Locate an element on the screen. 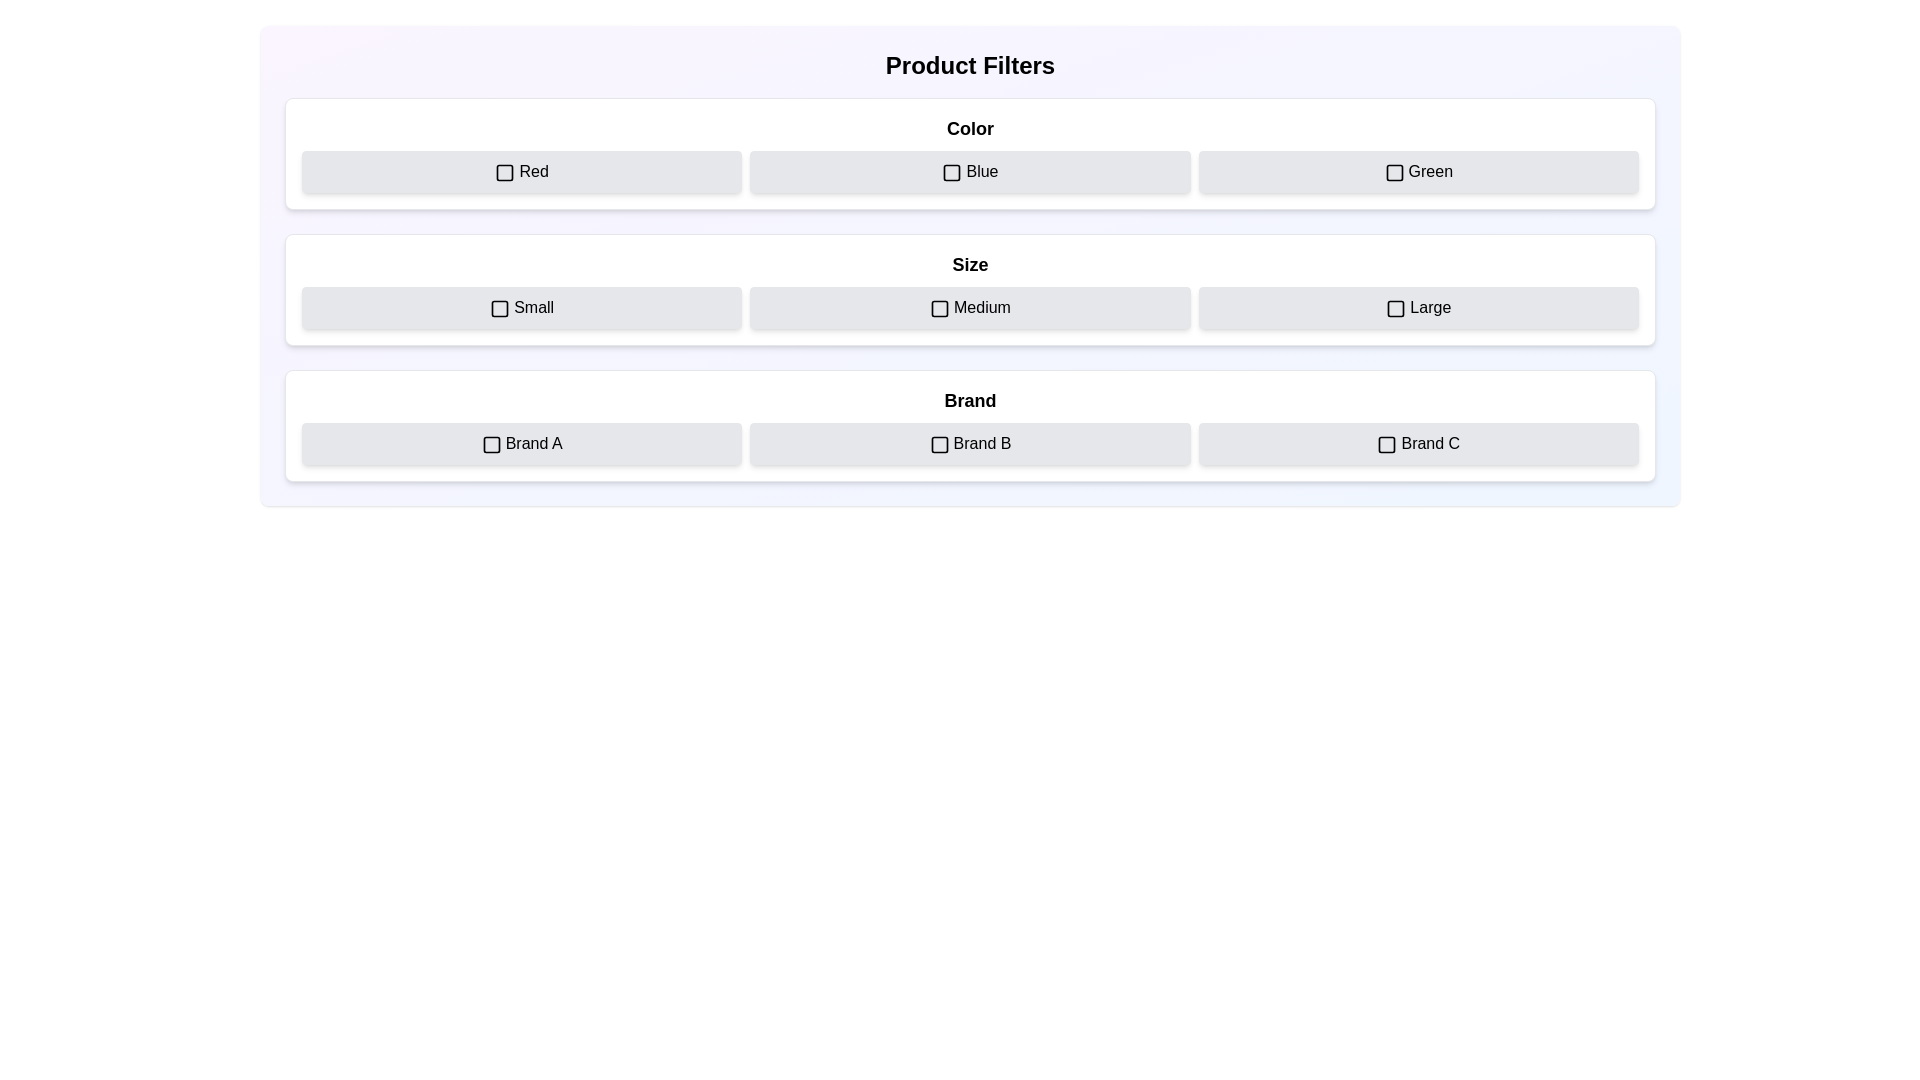 This screenshot has width=1920, height=1080. the 'Small' size filter option checkbox, which is a small square with rounded corners located in the second group of filters labeled 'Size' is located at coordinates (500, 308).